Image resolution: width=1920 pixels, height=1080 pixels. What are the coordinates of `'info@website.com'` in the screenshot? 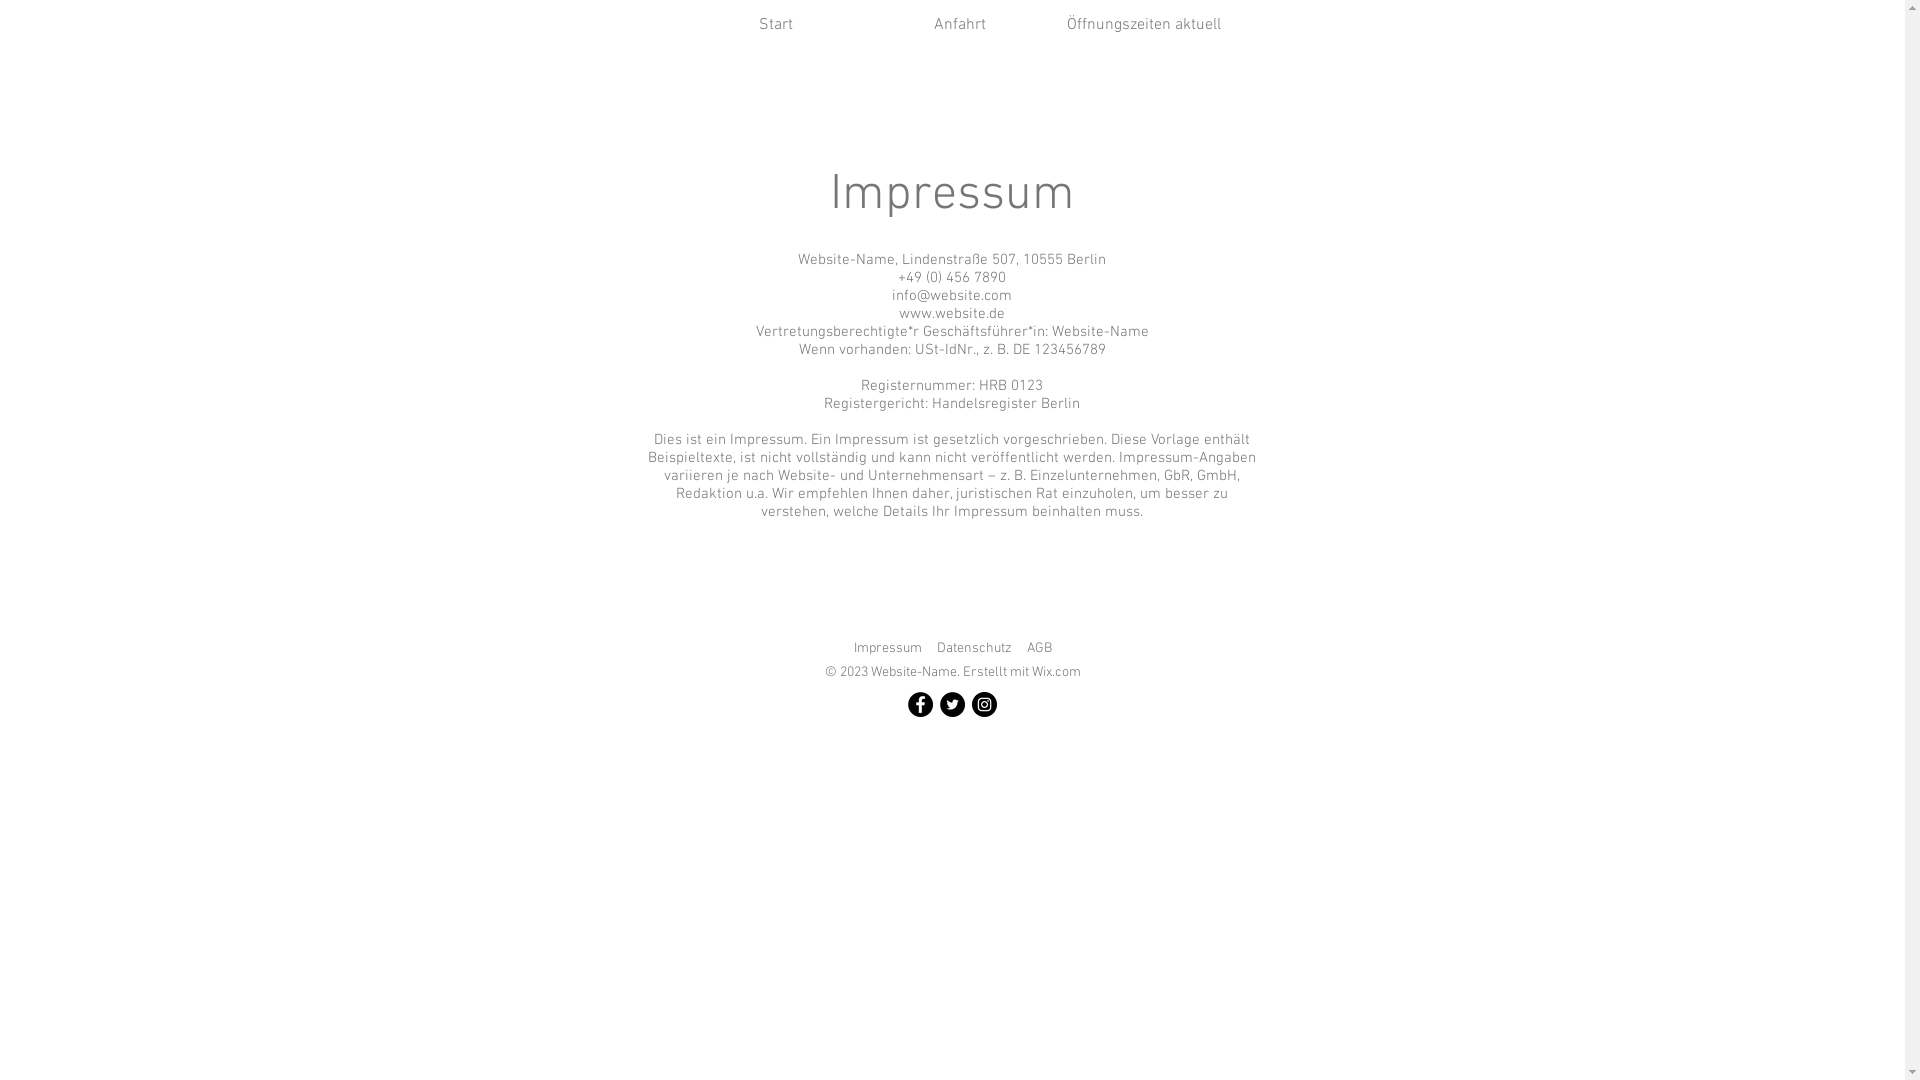 It's located at (950, 296).